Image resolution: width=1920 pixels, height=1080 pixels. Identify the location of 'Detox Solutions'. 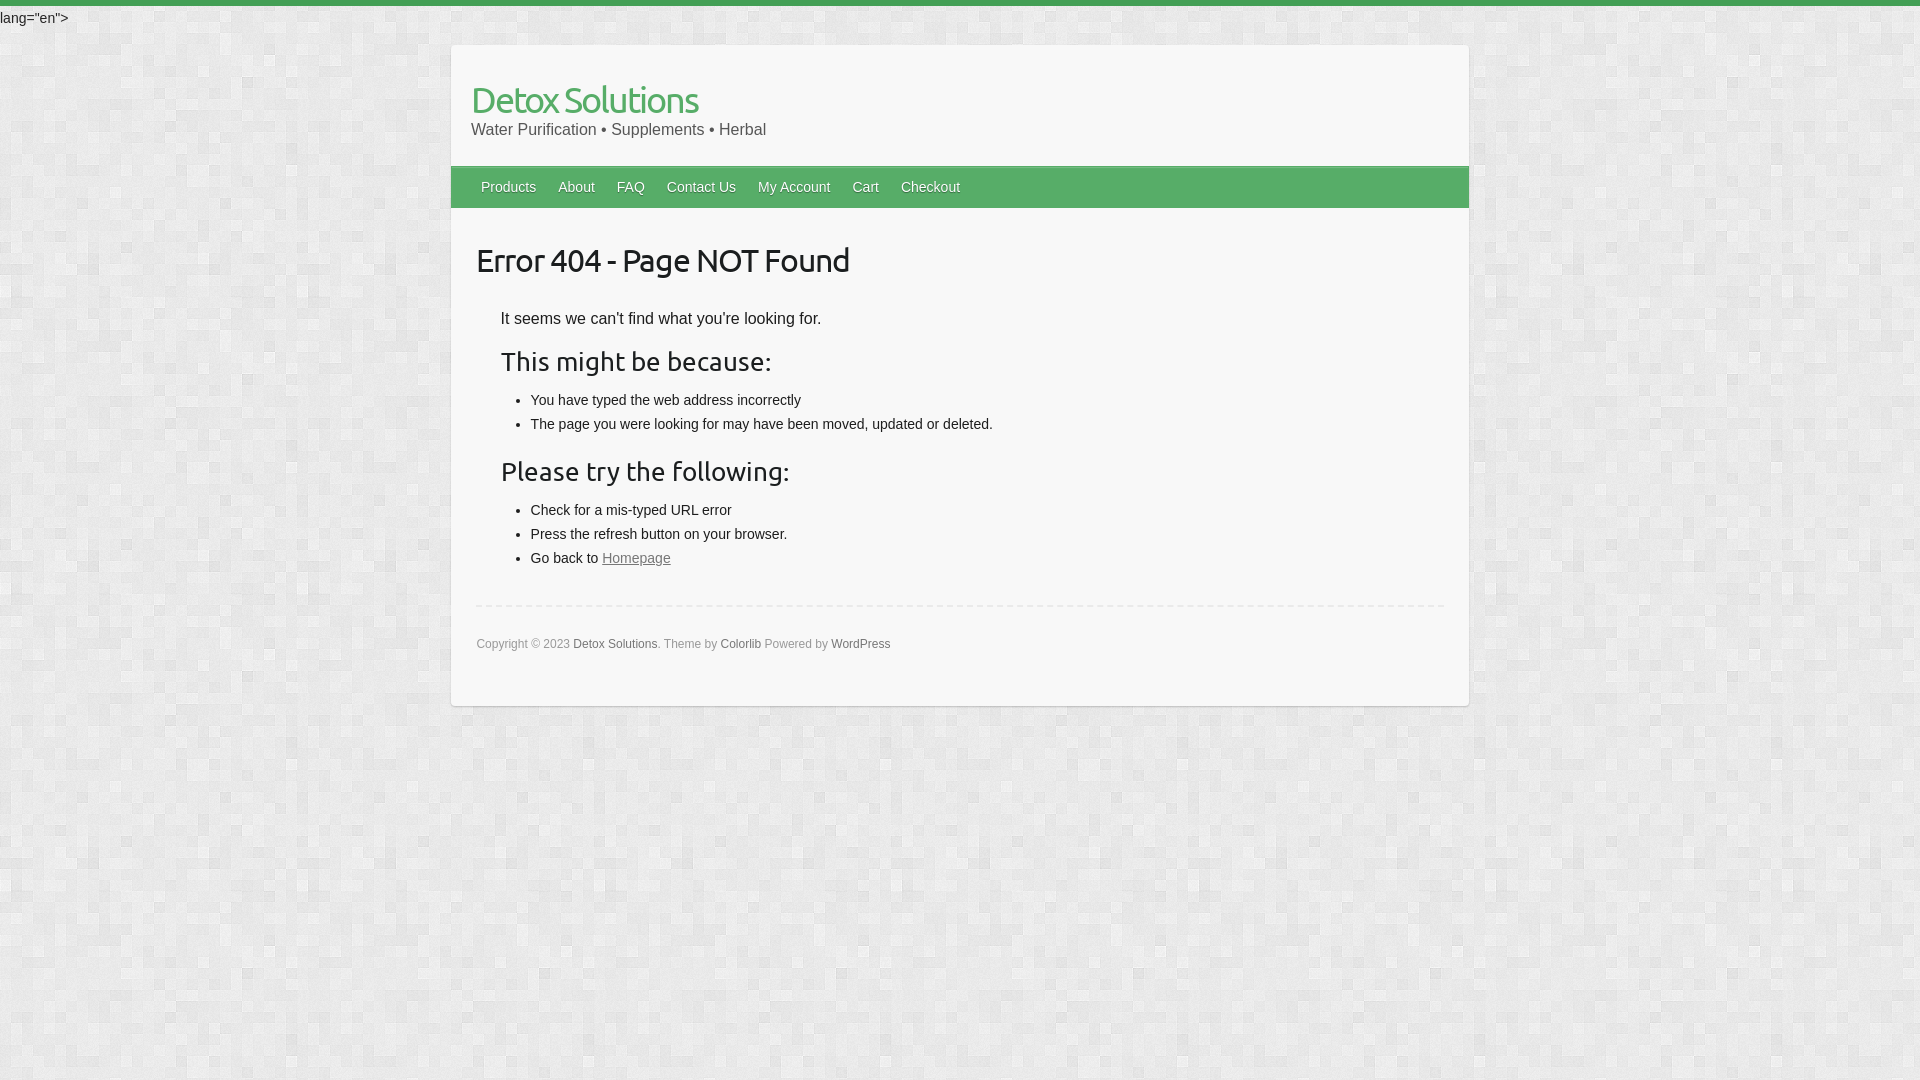
(469, 99).